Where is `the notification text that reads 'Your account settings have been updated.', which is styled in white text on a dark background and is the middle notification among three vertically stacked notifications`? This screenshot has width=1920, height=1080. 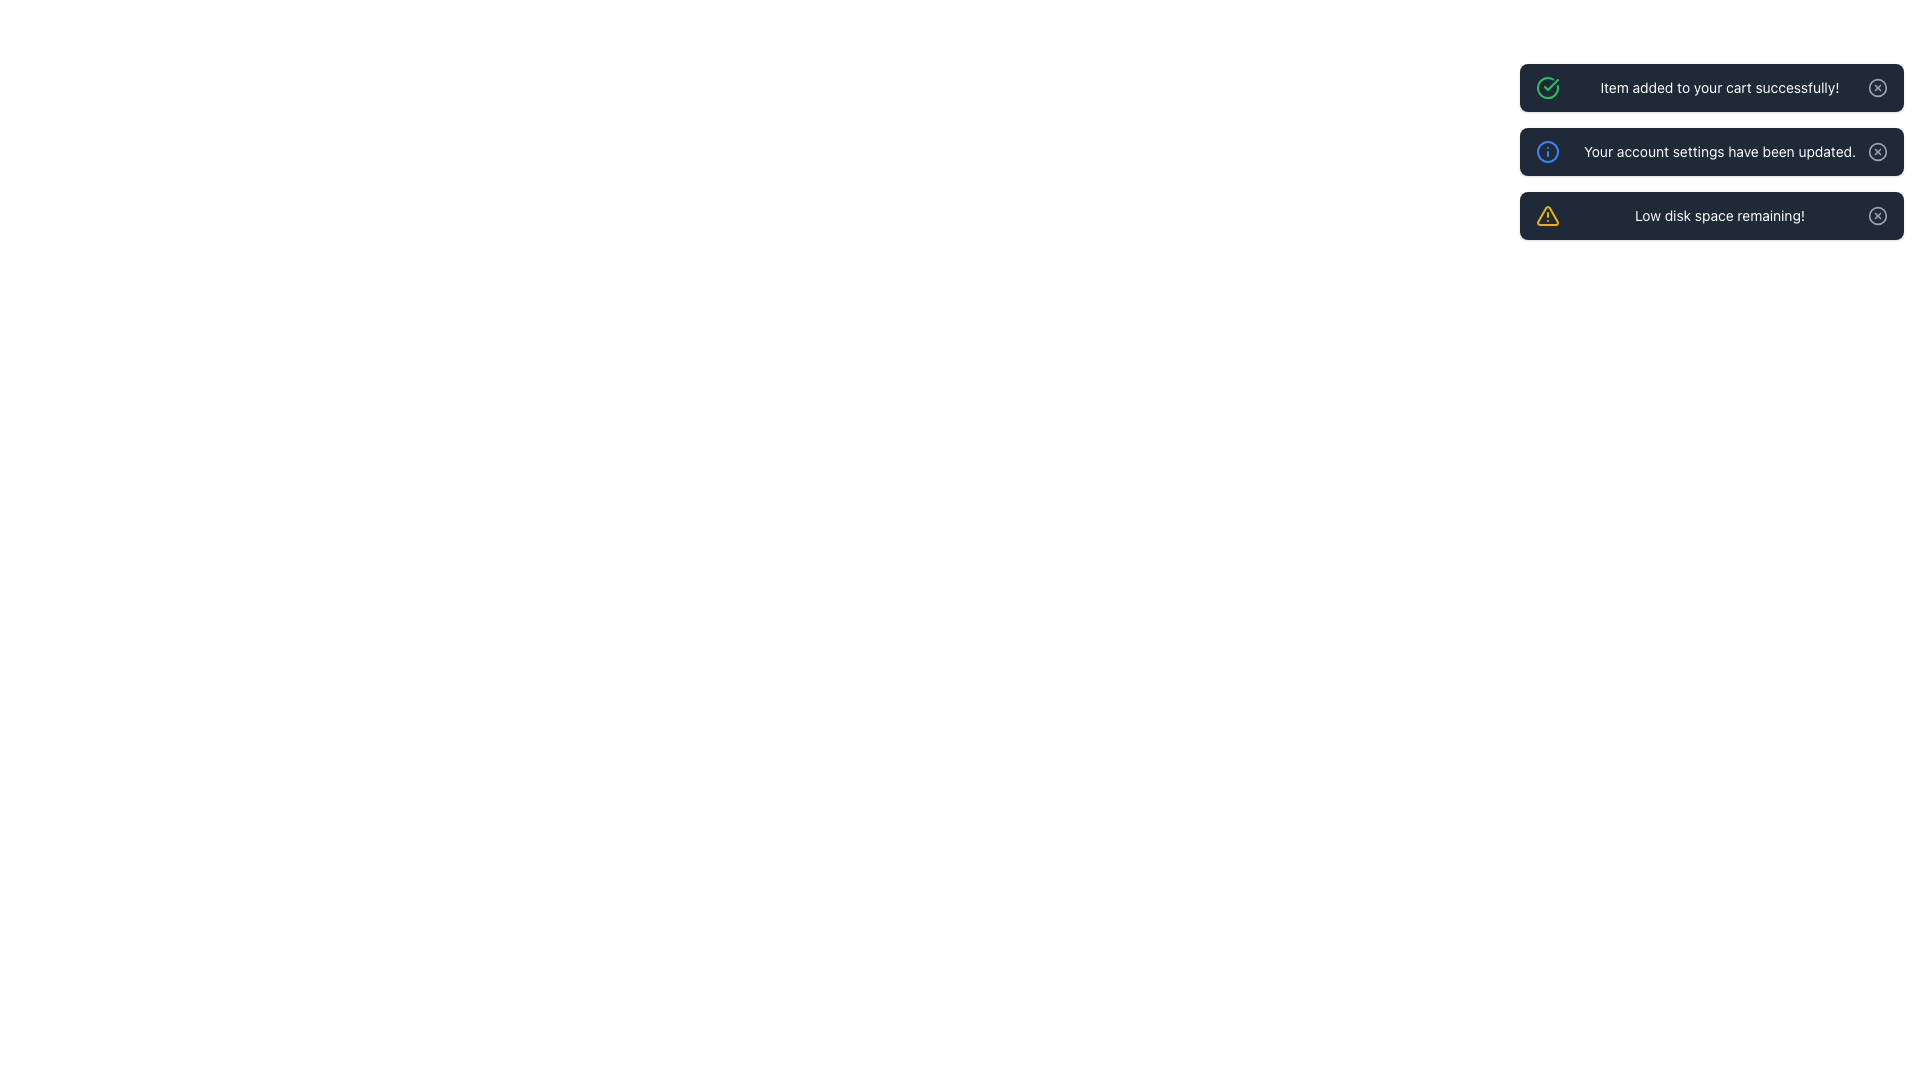
the notification text that reads 'Your account settings have been updated.', which is styled in white text on a dark background and is the middle notification among three vertically stacked notifications is located at coordinates (1718, 150).